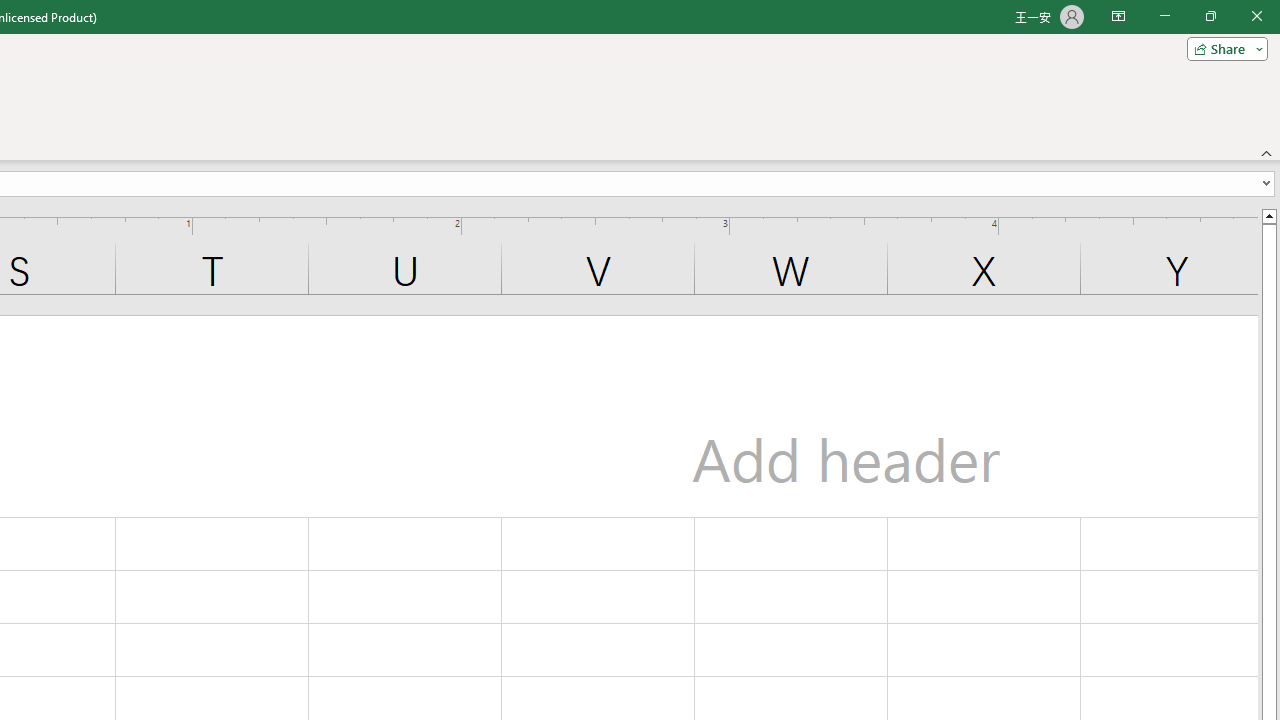 The width and height of the screenshot is (1280, 720). I want to click on 'Restore Down', so click(1209, 16).